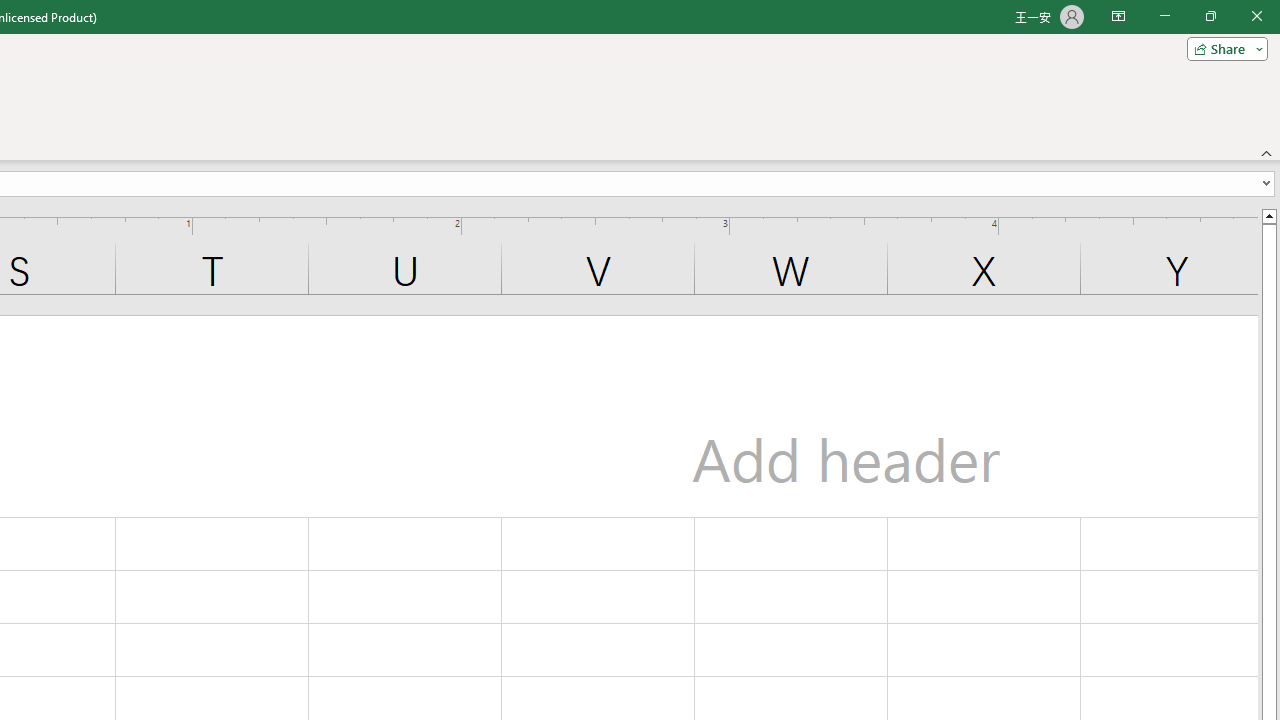 The width and height of the screenshot is (1280, 720). I want to click on 'Restore Down', so click(1209, 16).